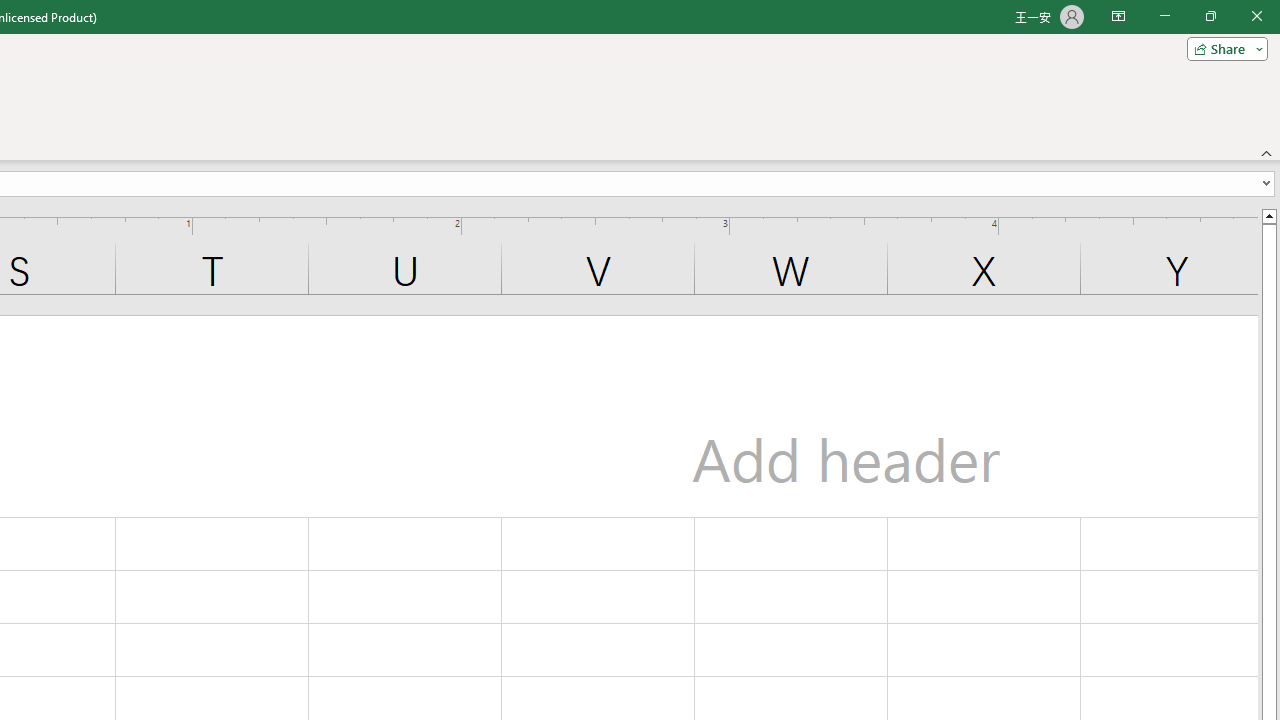 The width and height of the screenshot is (1280, 720). I want to click on 'Restore Down', so click(1209, 16).